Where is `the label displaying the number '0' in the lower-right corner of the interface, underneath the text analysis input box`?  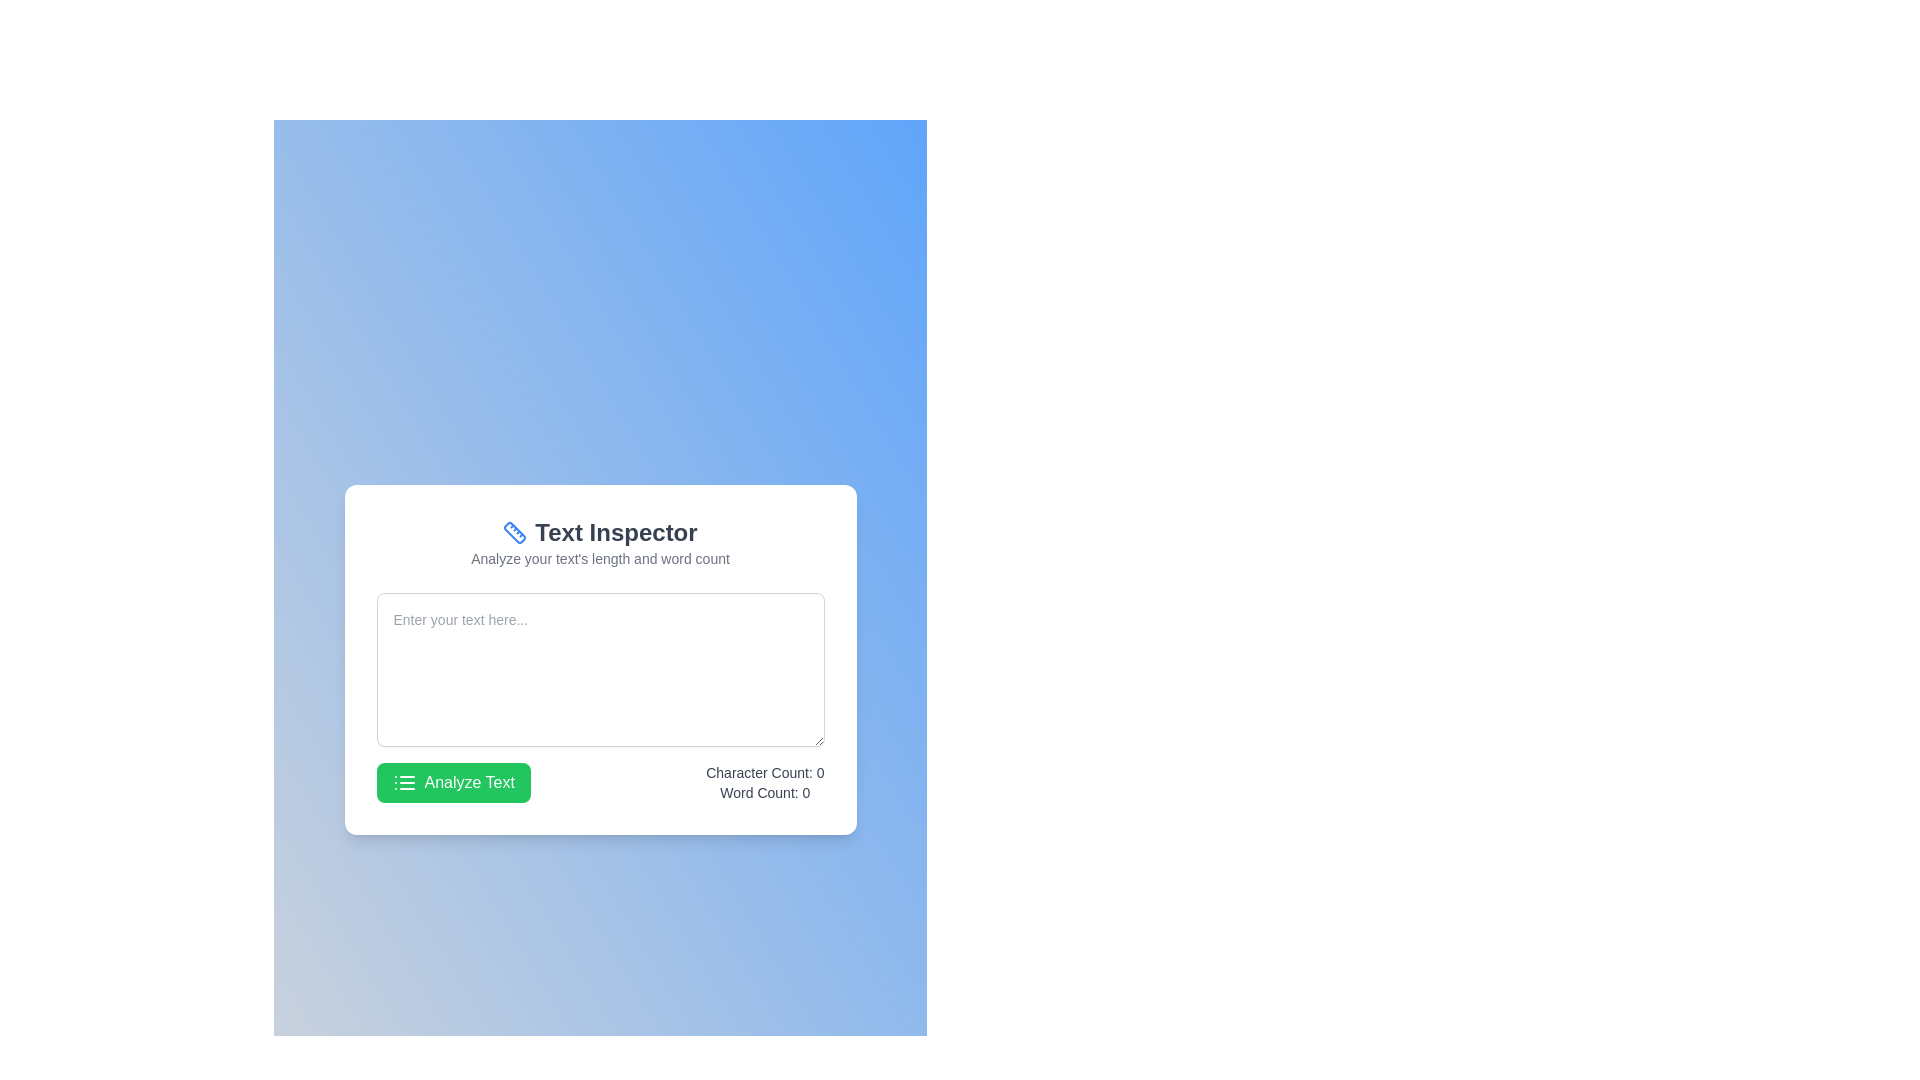
the label displaying the number '0' in the lower-right corner of the interface, underneath the text analysis input box is located at coordinates (806, 792).